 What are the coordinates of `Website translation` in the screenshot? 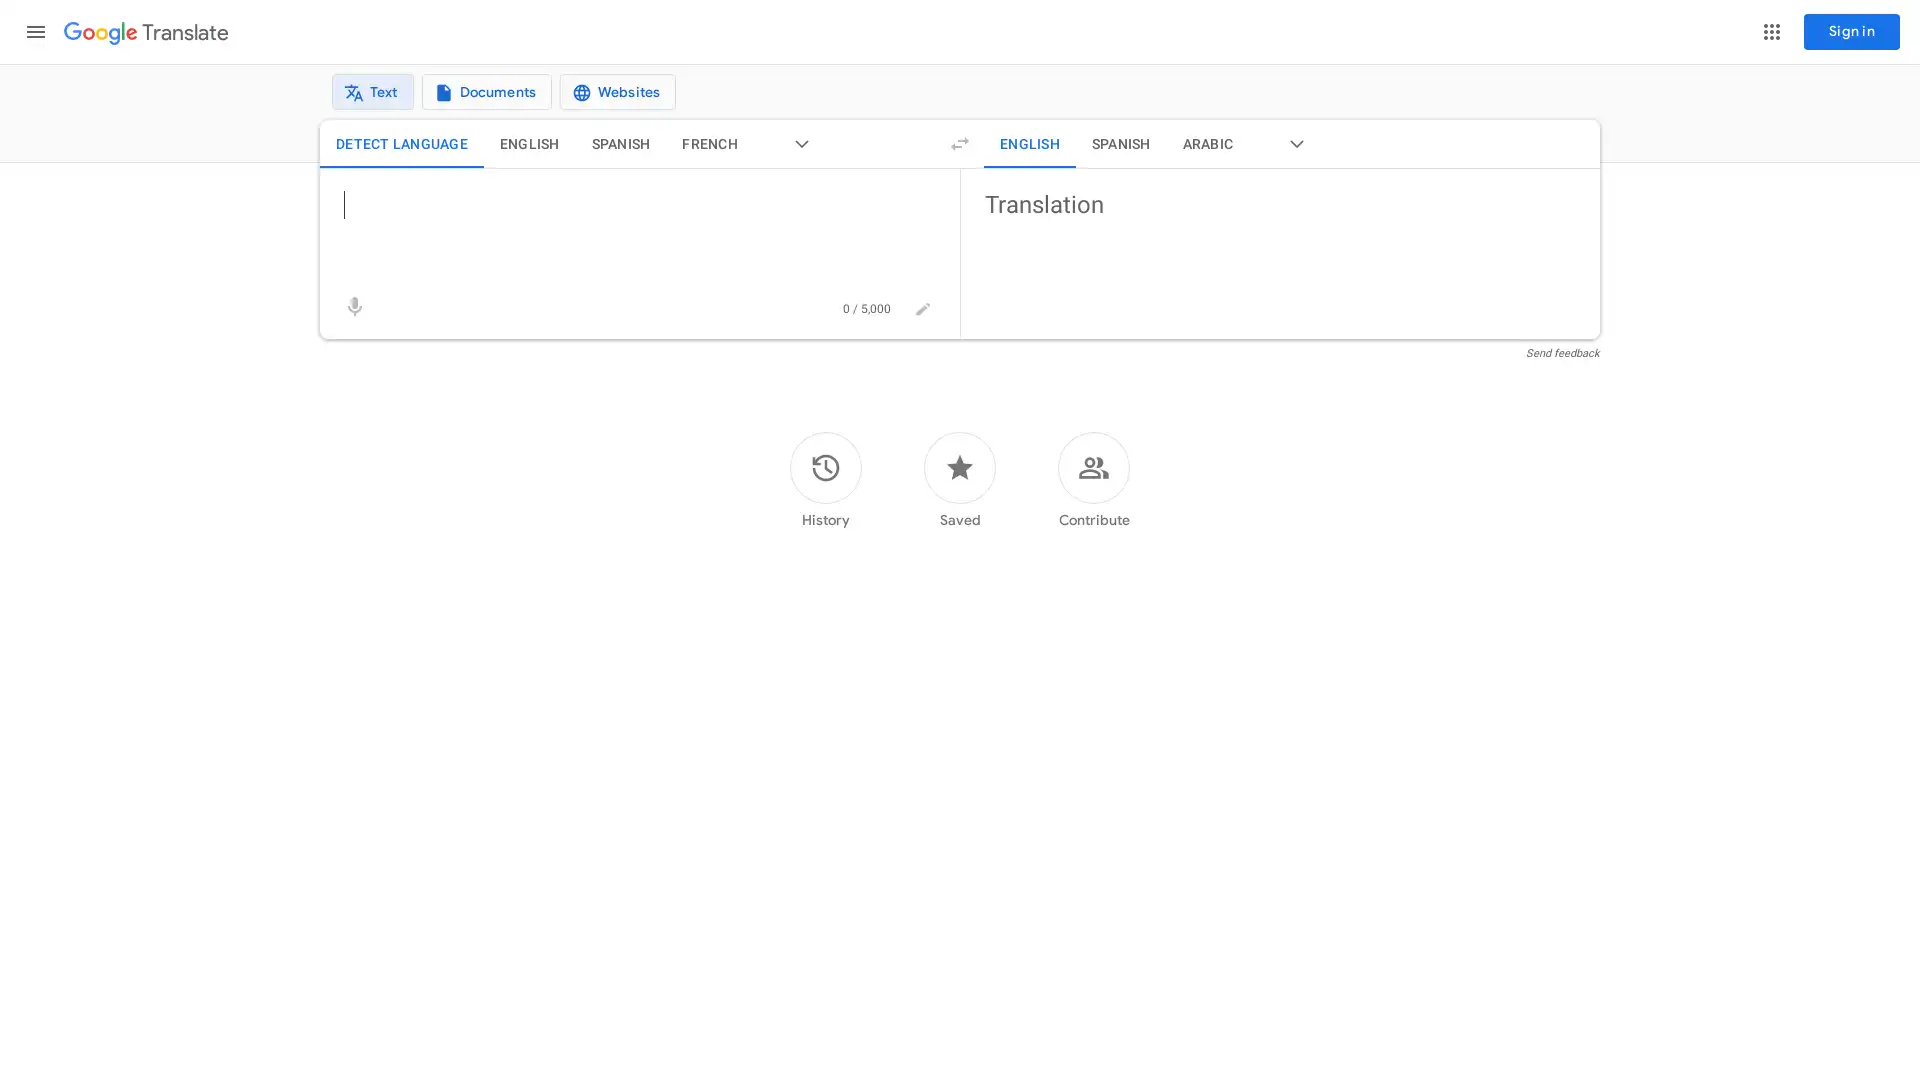 It's located at (604, 97).